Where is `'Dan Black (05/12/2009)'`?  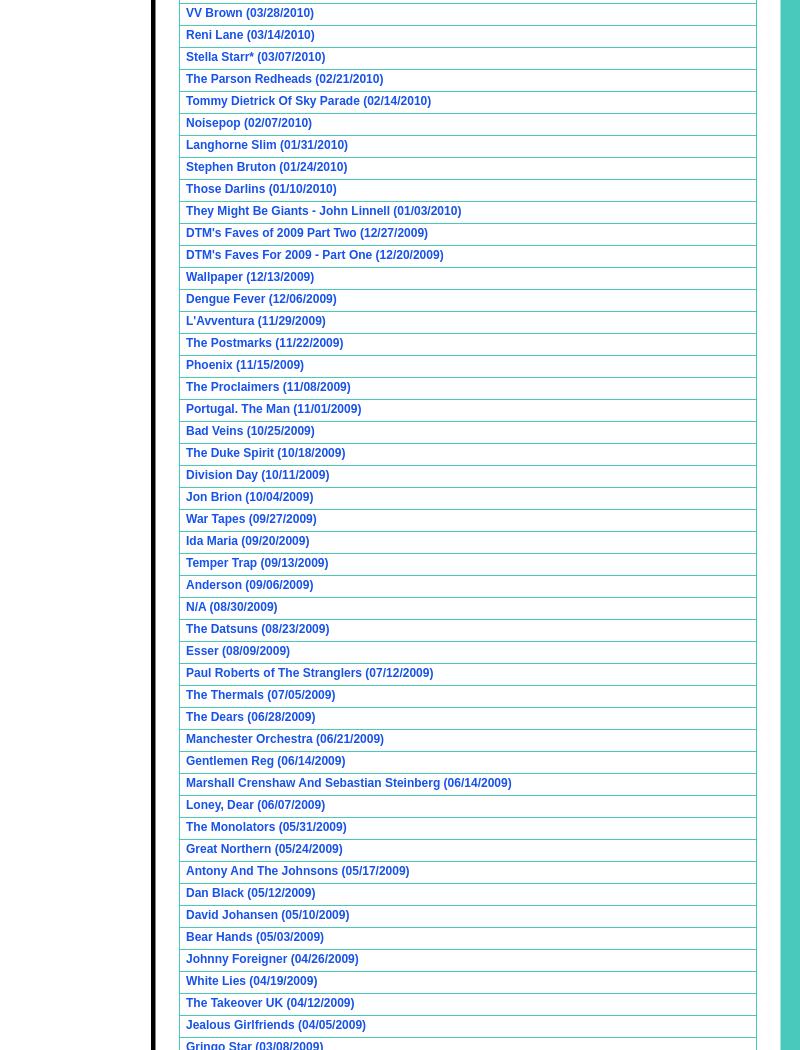 'Dan Black (05/12/2009)' is located at coordinates (249, 892).